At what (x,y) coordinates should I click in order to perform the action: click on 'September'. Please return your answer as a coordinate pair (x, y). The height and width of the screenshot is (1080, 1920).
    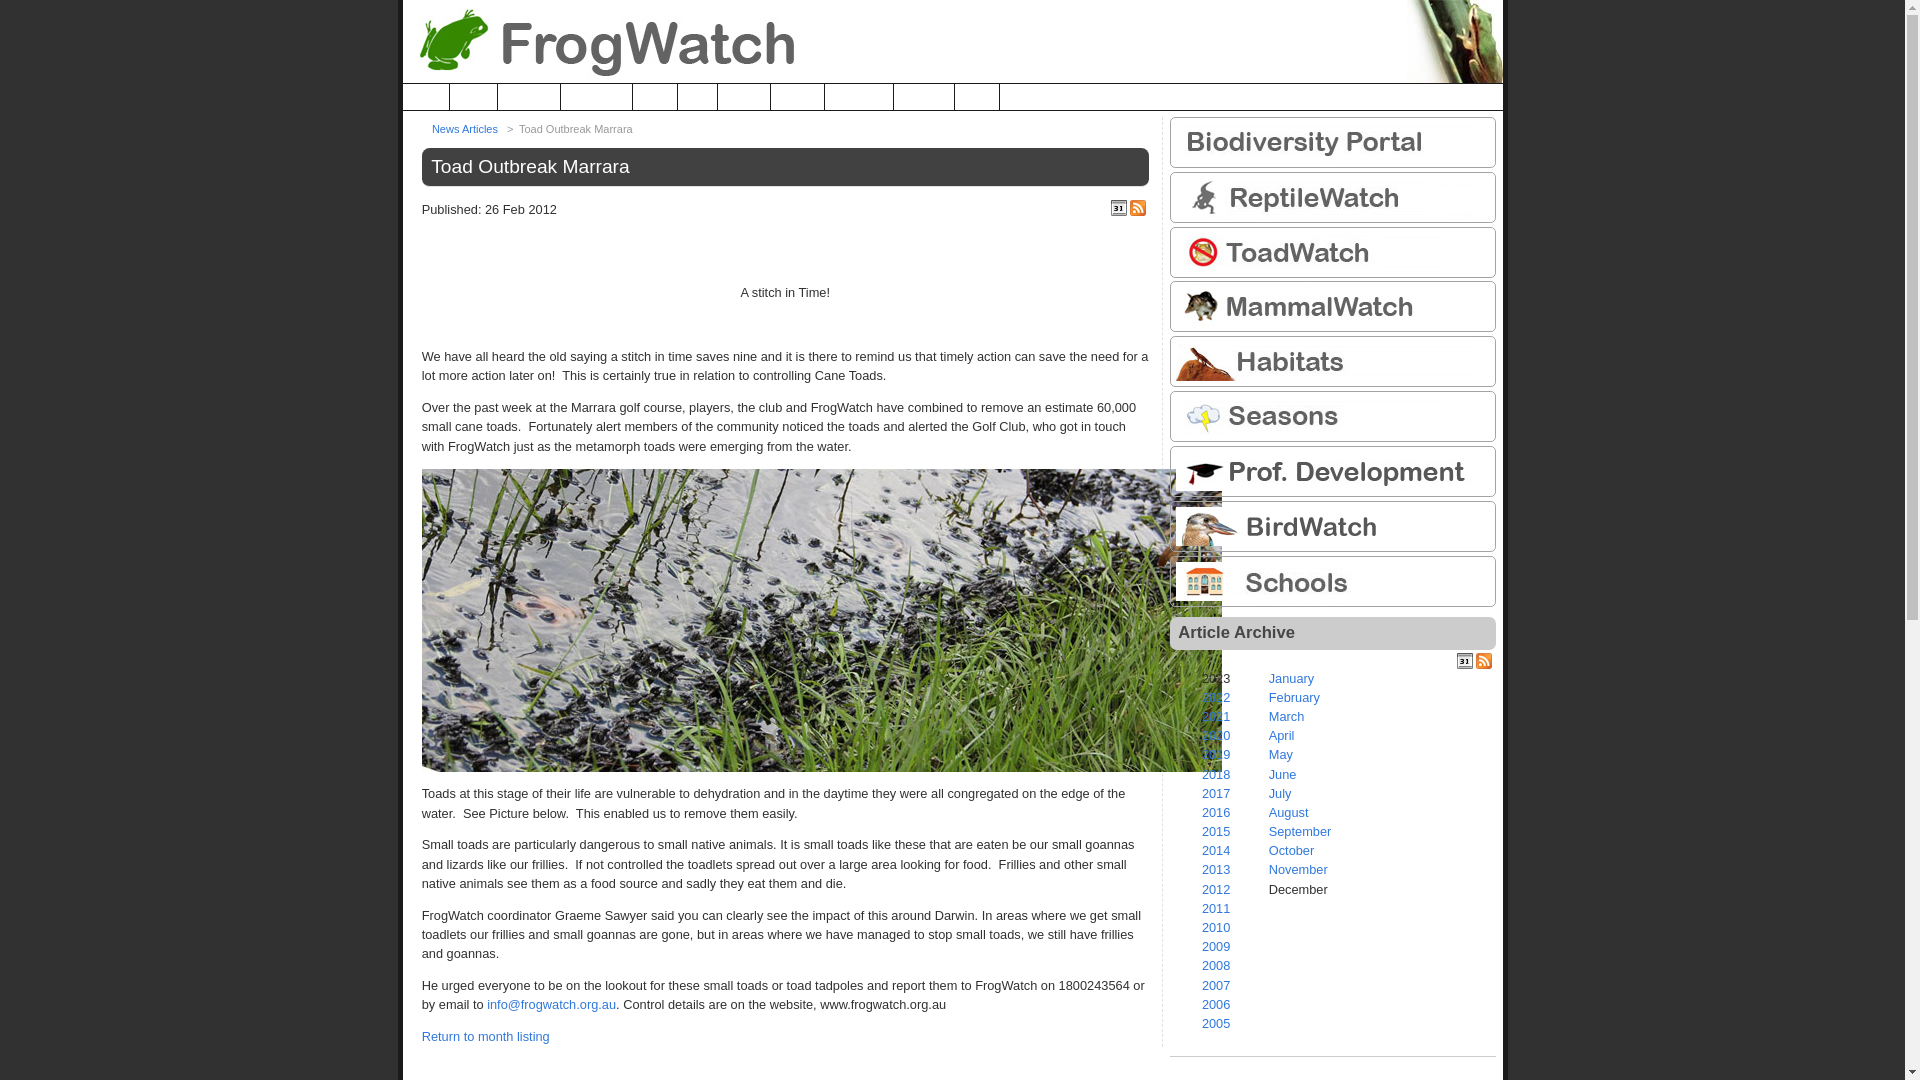
    Looking at the image, I should click on (1267, 831).